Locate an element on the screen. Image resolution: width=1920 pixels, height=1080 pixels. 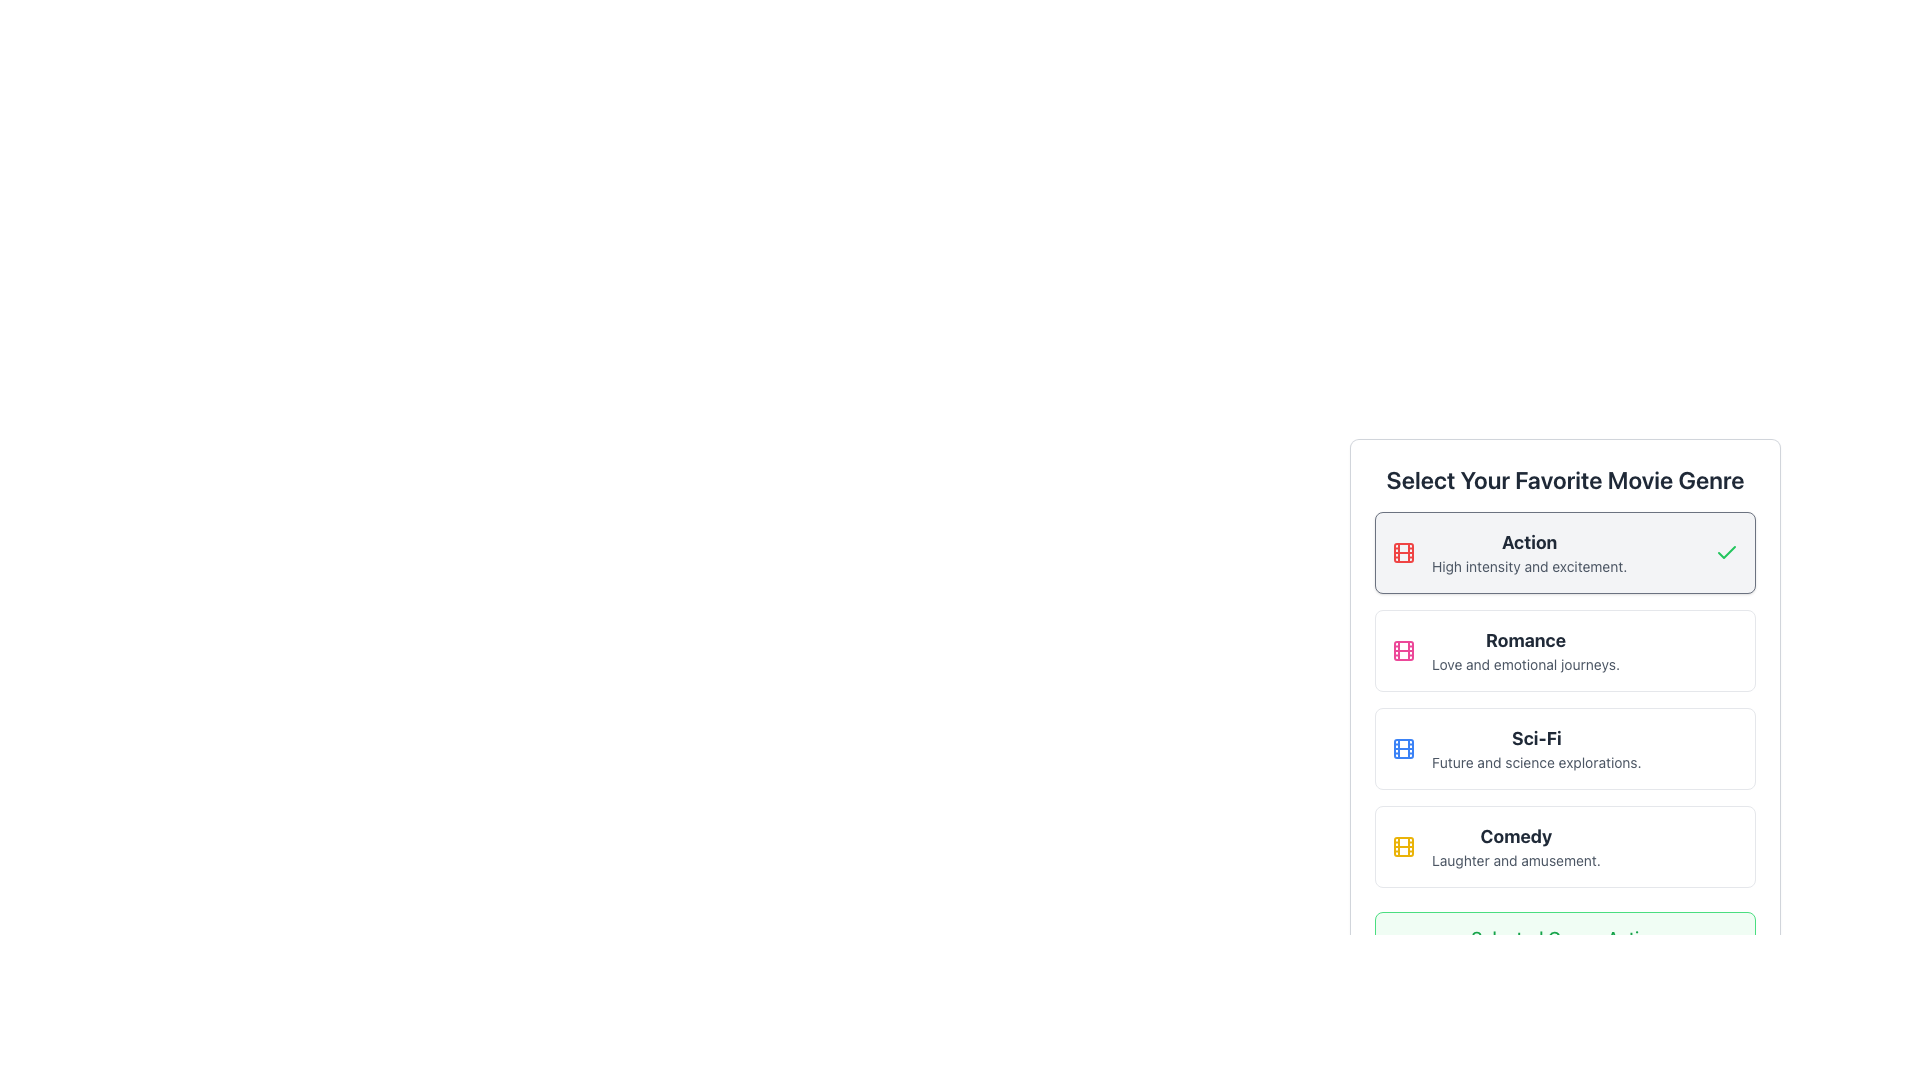
the button representing the selectable option for the 'Sci-Fi' genre in the list of movie genres is located at coordinates (1564, 748).